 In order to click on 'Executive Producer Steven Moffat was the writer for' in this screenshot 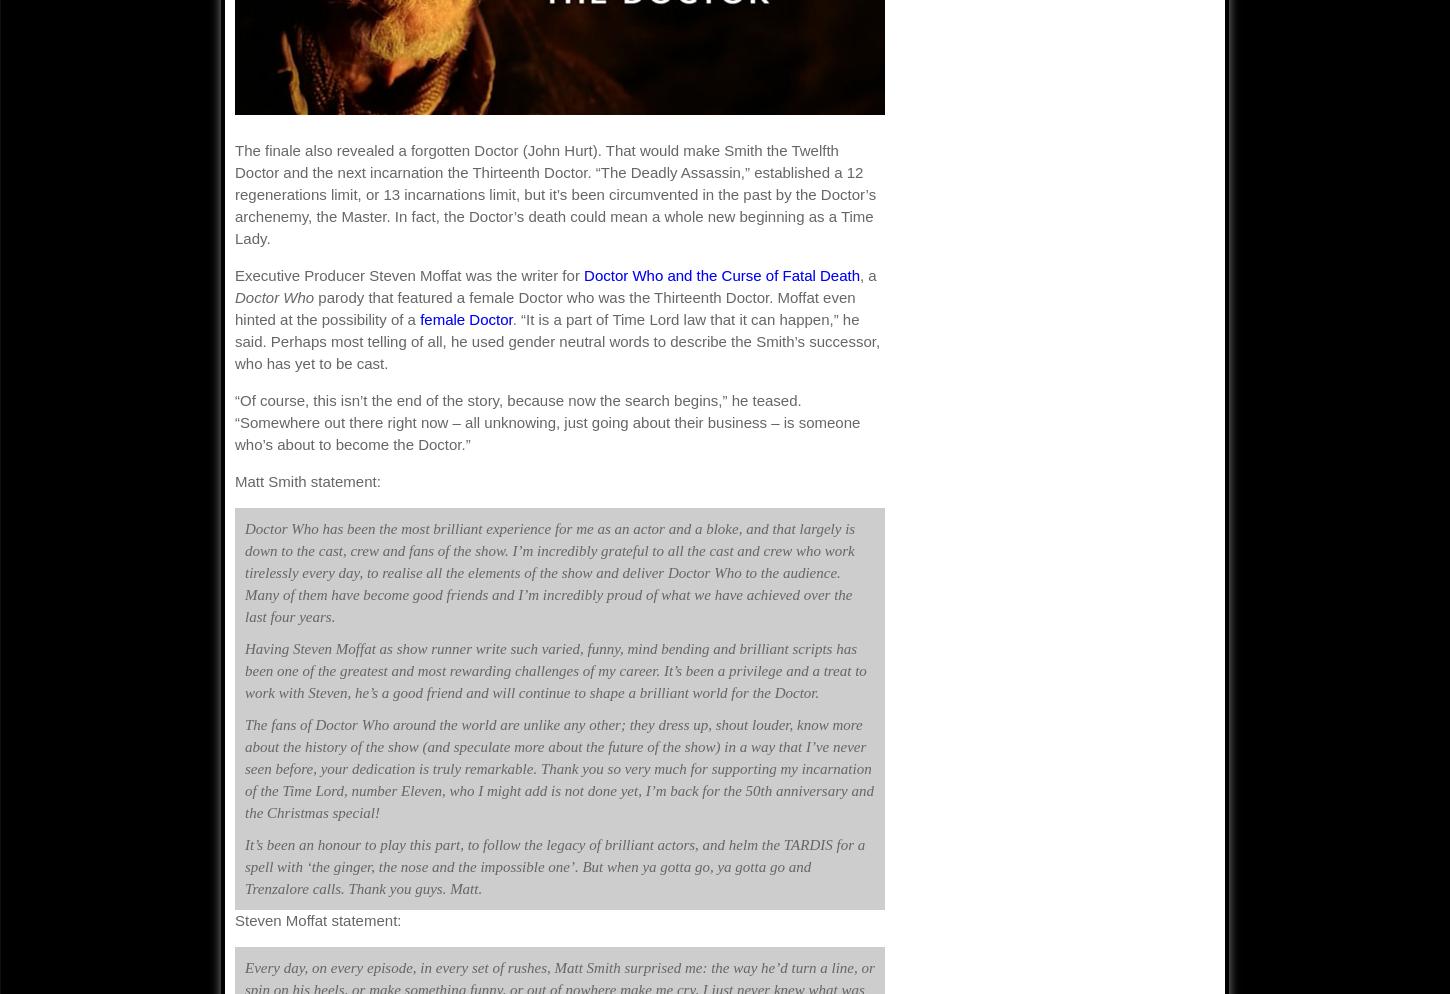, I will do `click(408, 274)`.